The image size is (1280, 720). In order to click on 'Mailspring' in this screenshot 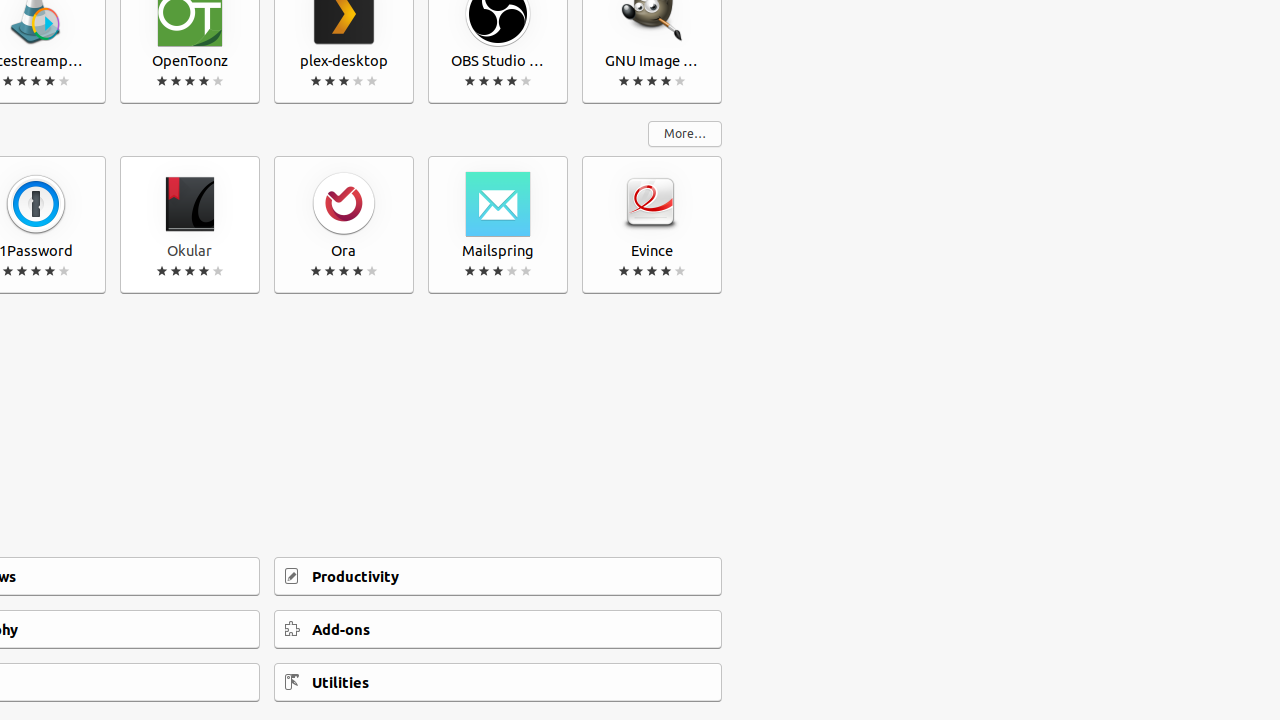, I will do `click(498, 225)`.